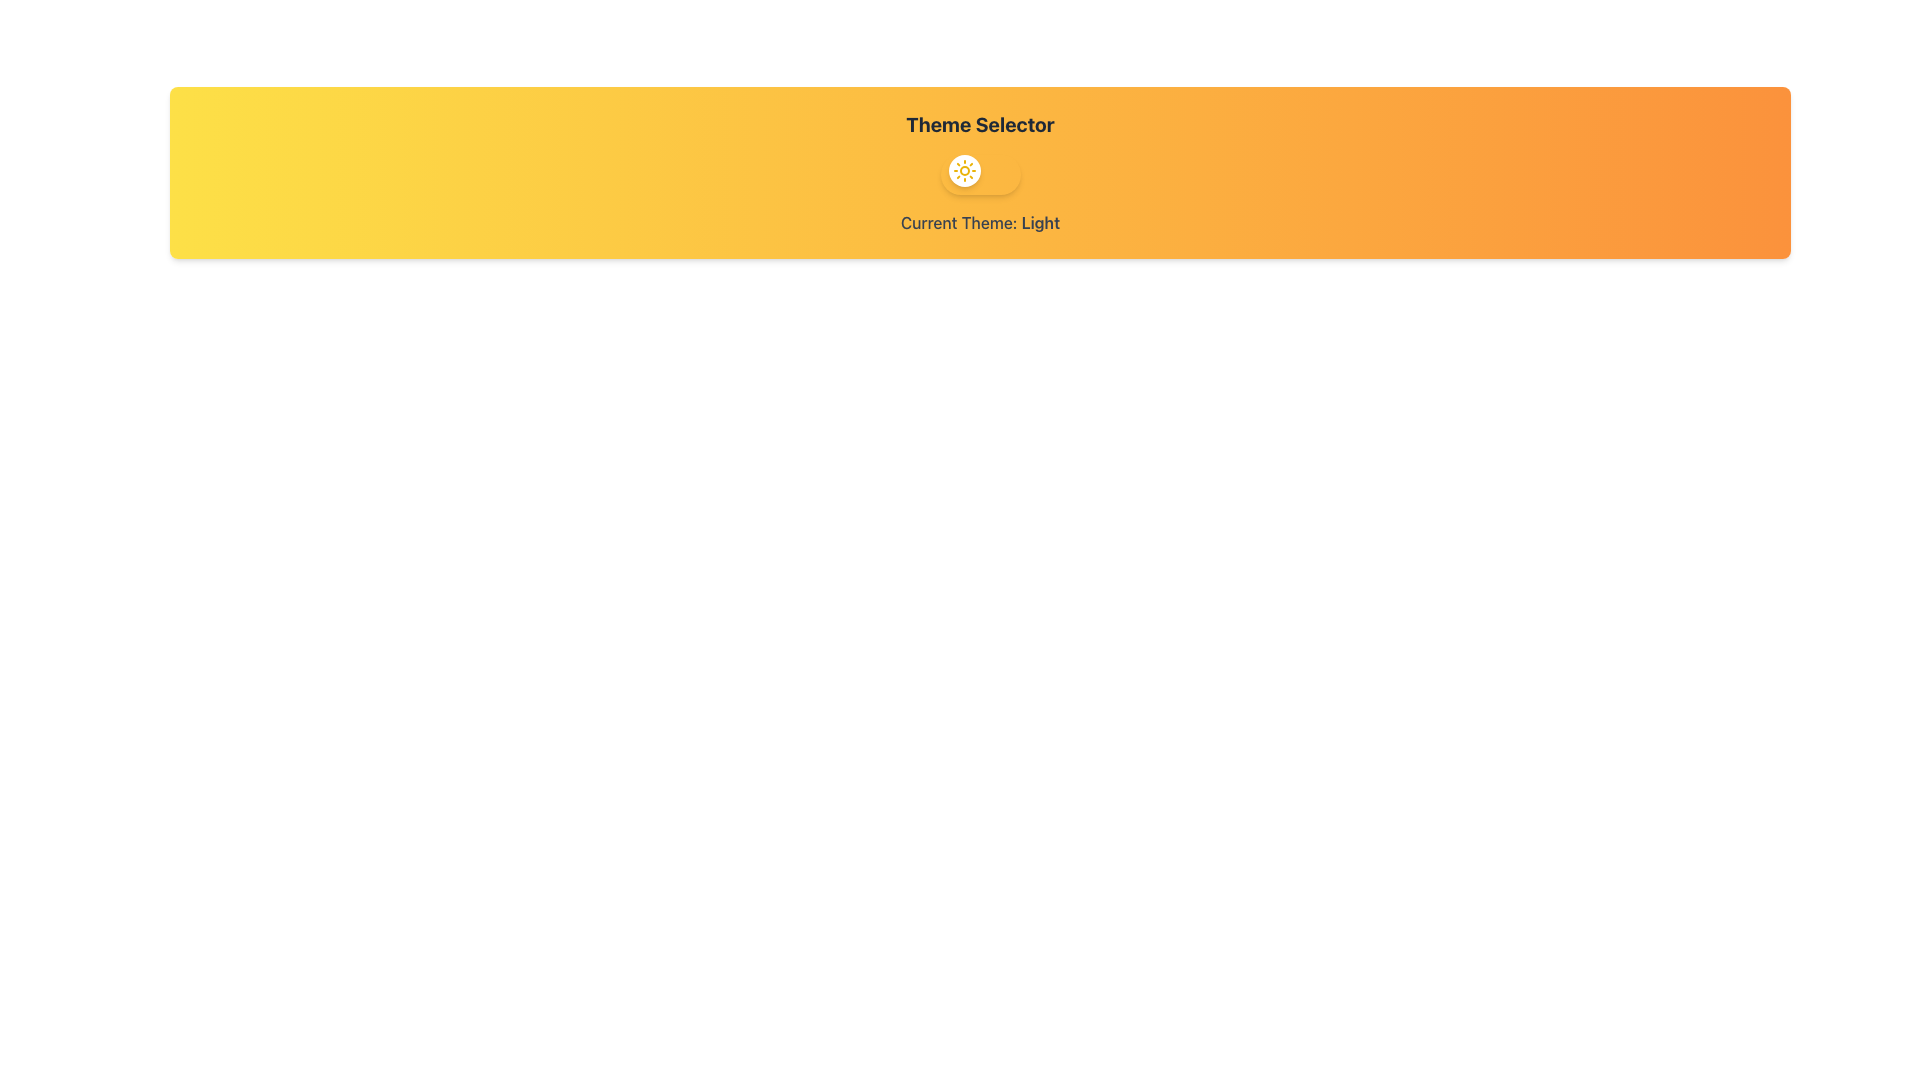 Image resolution: width=1920 pixels, height=1080 pixels. Describe the element at coordinates (964, 169) in the screenshot. I see `the circular button toggle handler with a sun icon` at that location.